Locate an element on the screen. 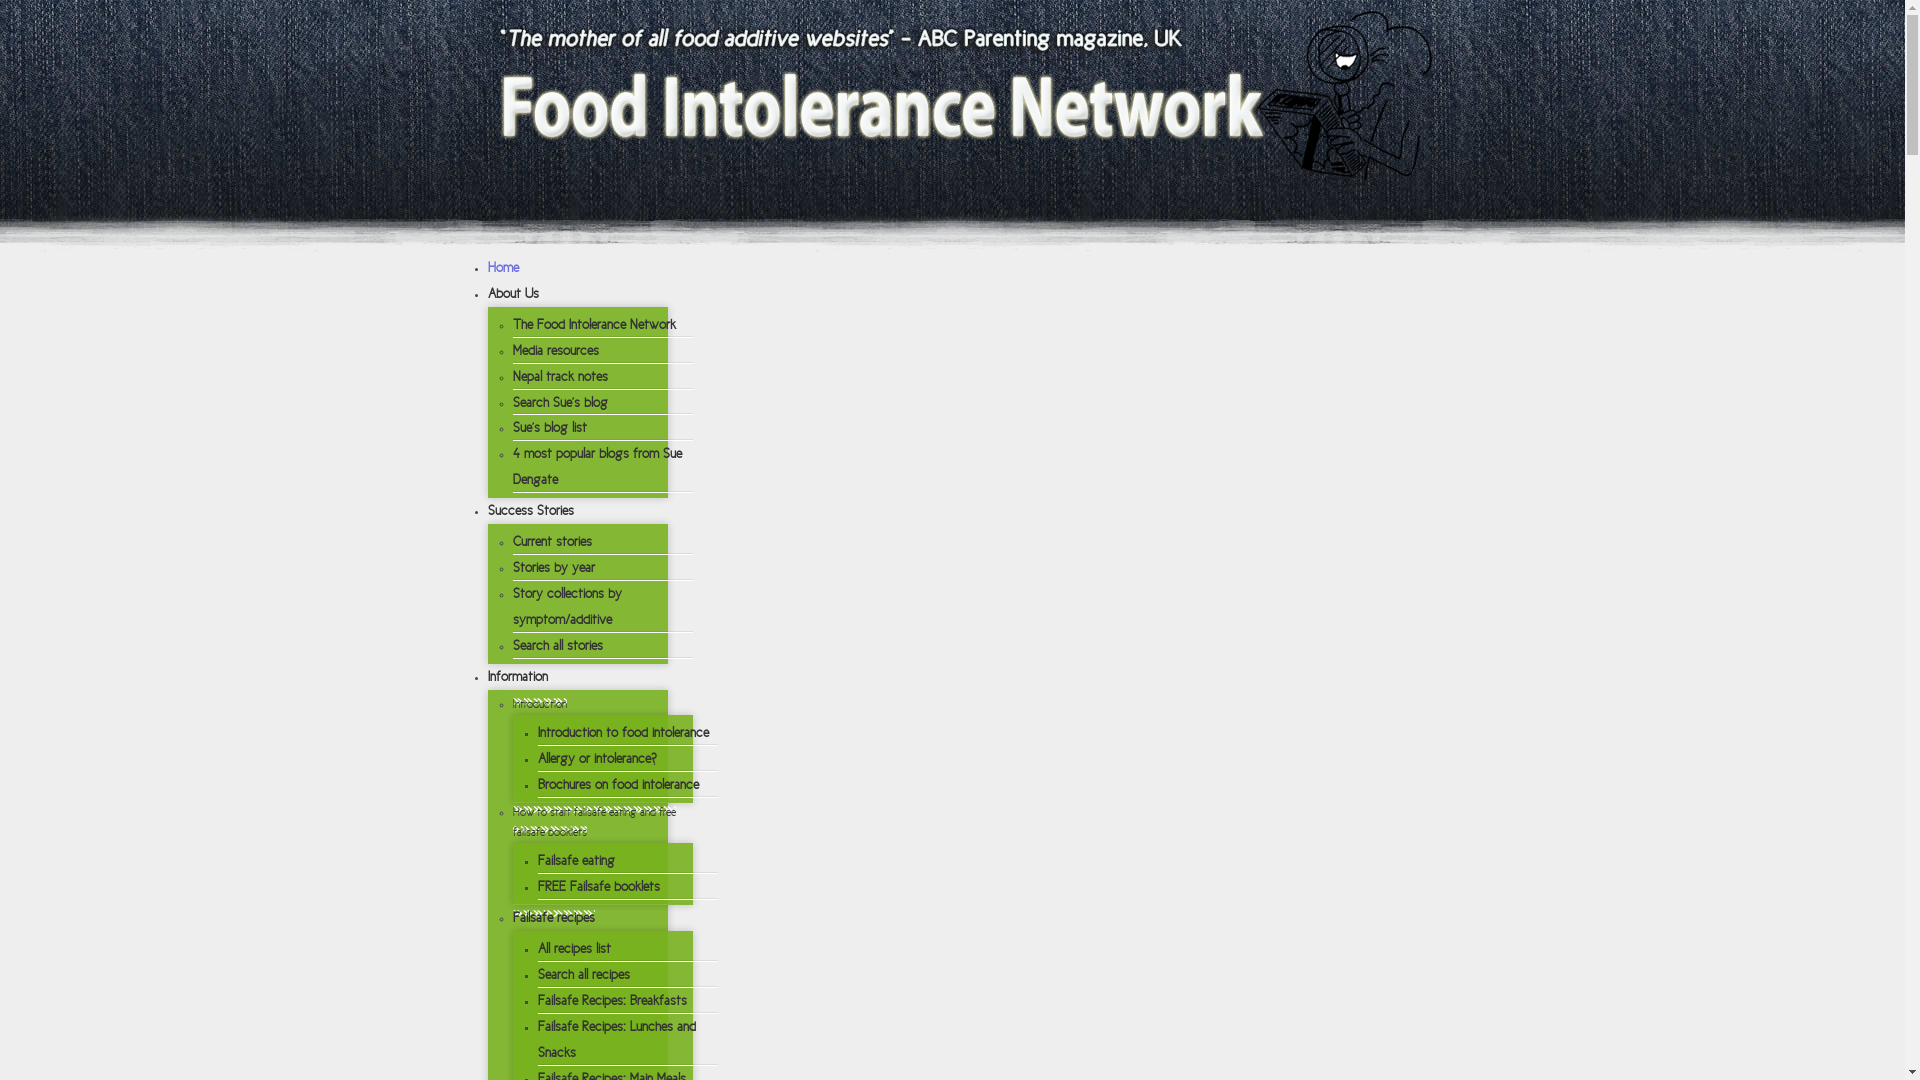 This screenshot has height=1080, width=1920. 'Success story [992]' is located at coordinates (992, 648).